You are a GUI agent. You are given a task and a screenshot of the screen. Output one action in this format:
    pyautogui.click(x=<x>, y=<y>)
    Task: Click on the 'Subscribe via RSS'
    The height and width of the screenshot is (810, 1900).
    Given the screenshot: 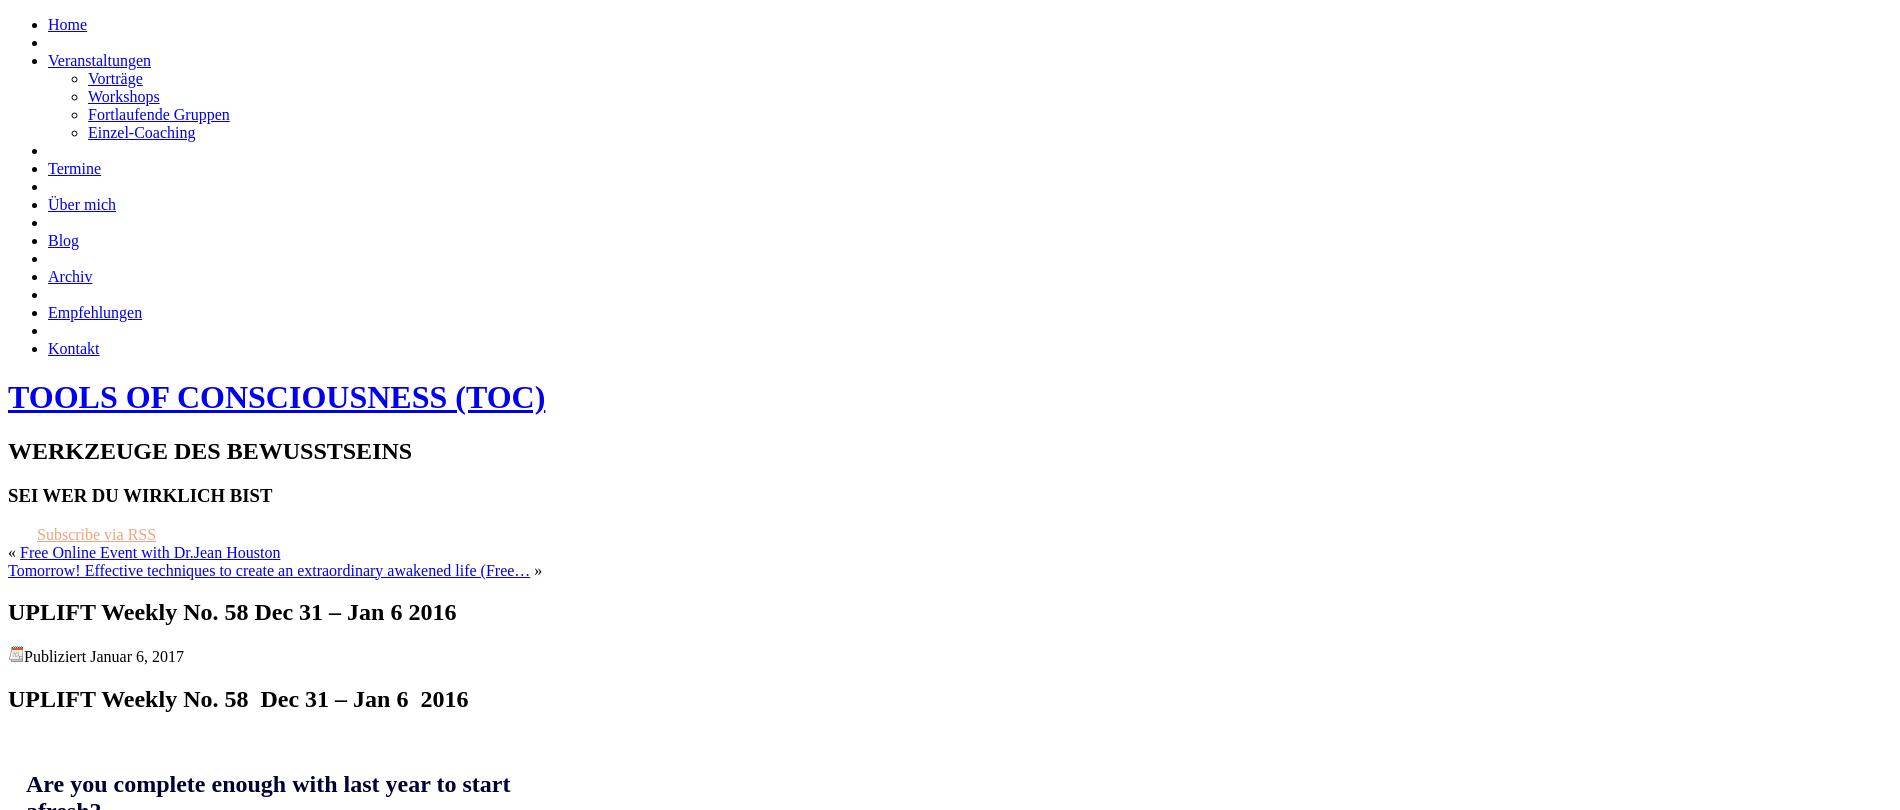 What is the action you would take?
    pyautogui.click(x=96, y=533)
    